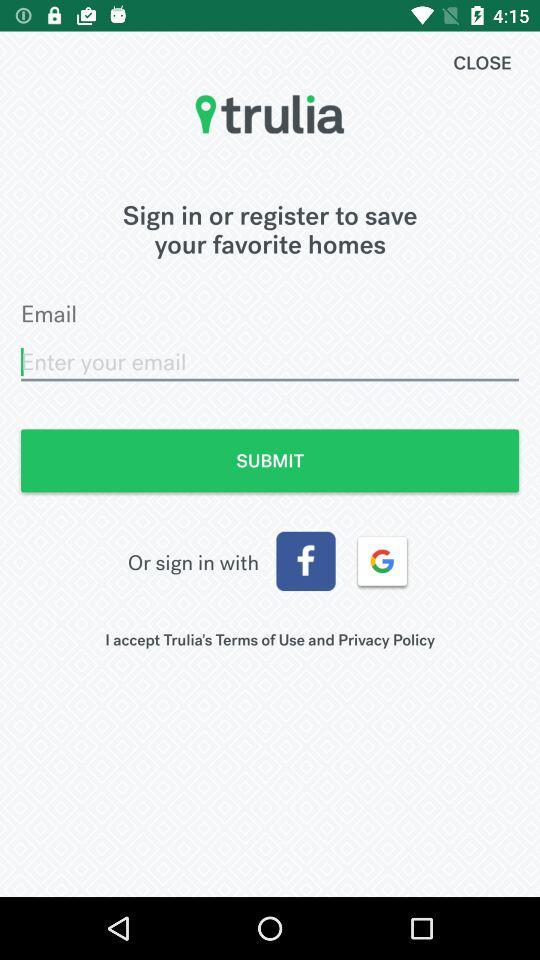 The width and height of the screenshot is (540, 960). I want to click on sign in with facebook, so click(306, 561).